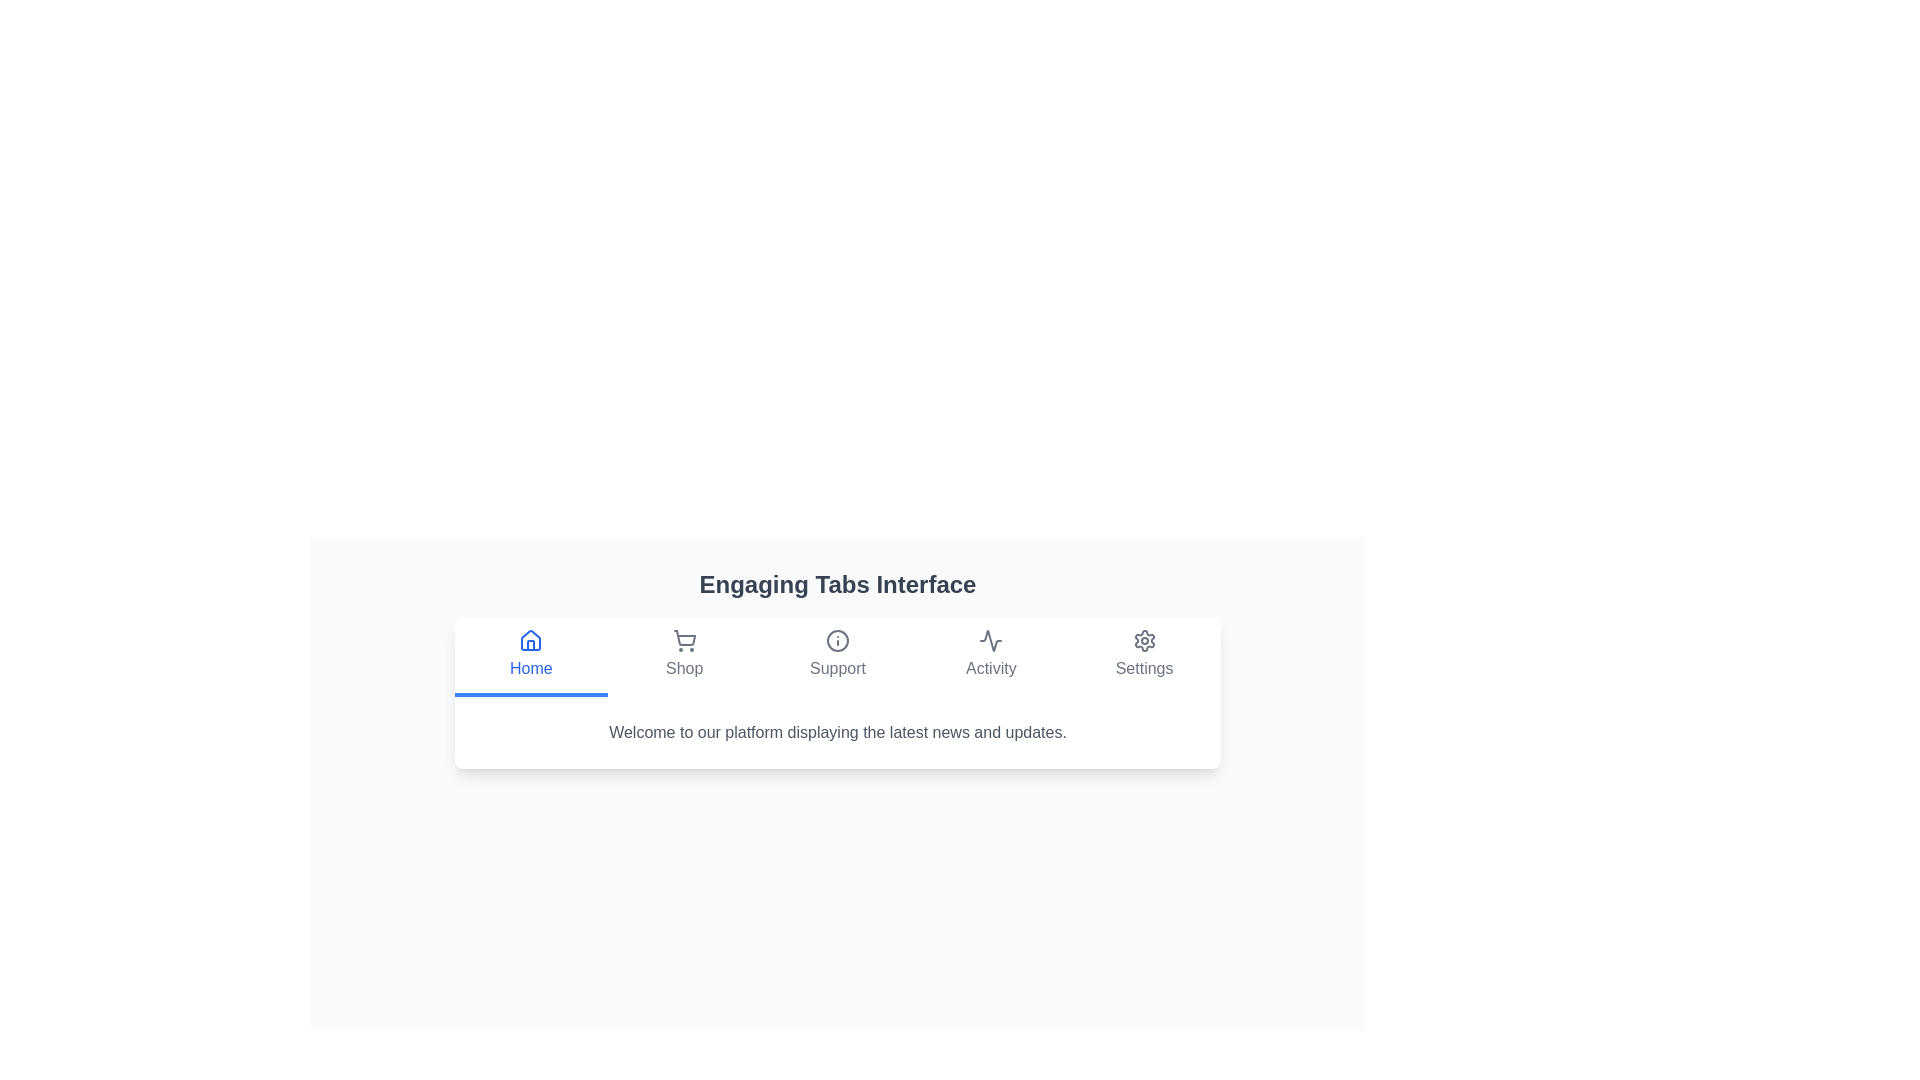 The width and height of the screenshot is (1920, 1080). What do you see at coordinates (991, 655) in the screenshot?
I see `the Navigation button, which features a zigzag electrocardiogram icon above the text 'Activity', located in the horizontal navigation bar` at bounding box center [991, 655].